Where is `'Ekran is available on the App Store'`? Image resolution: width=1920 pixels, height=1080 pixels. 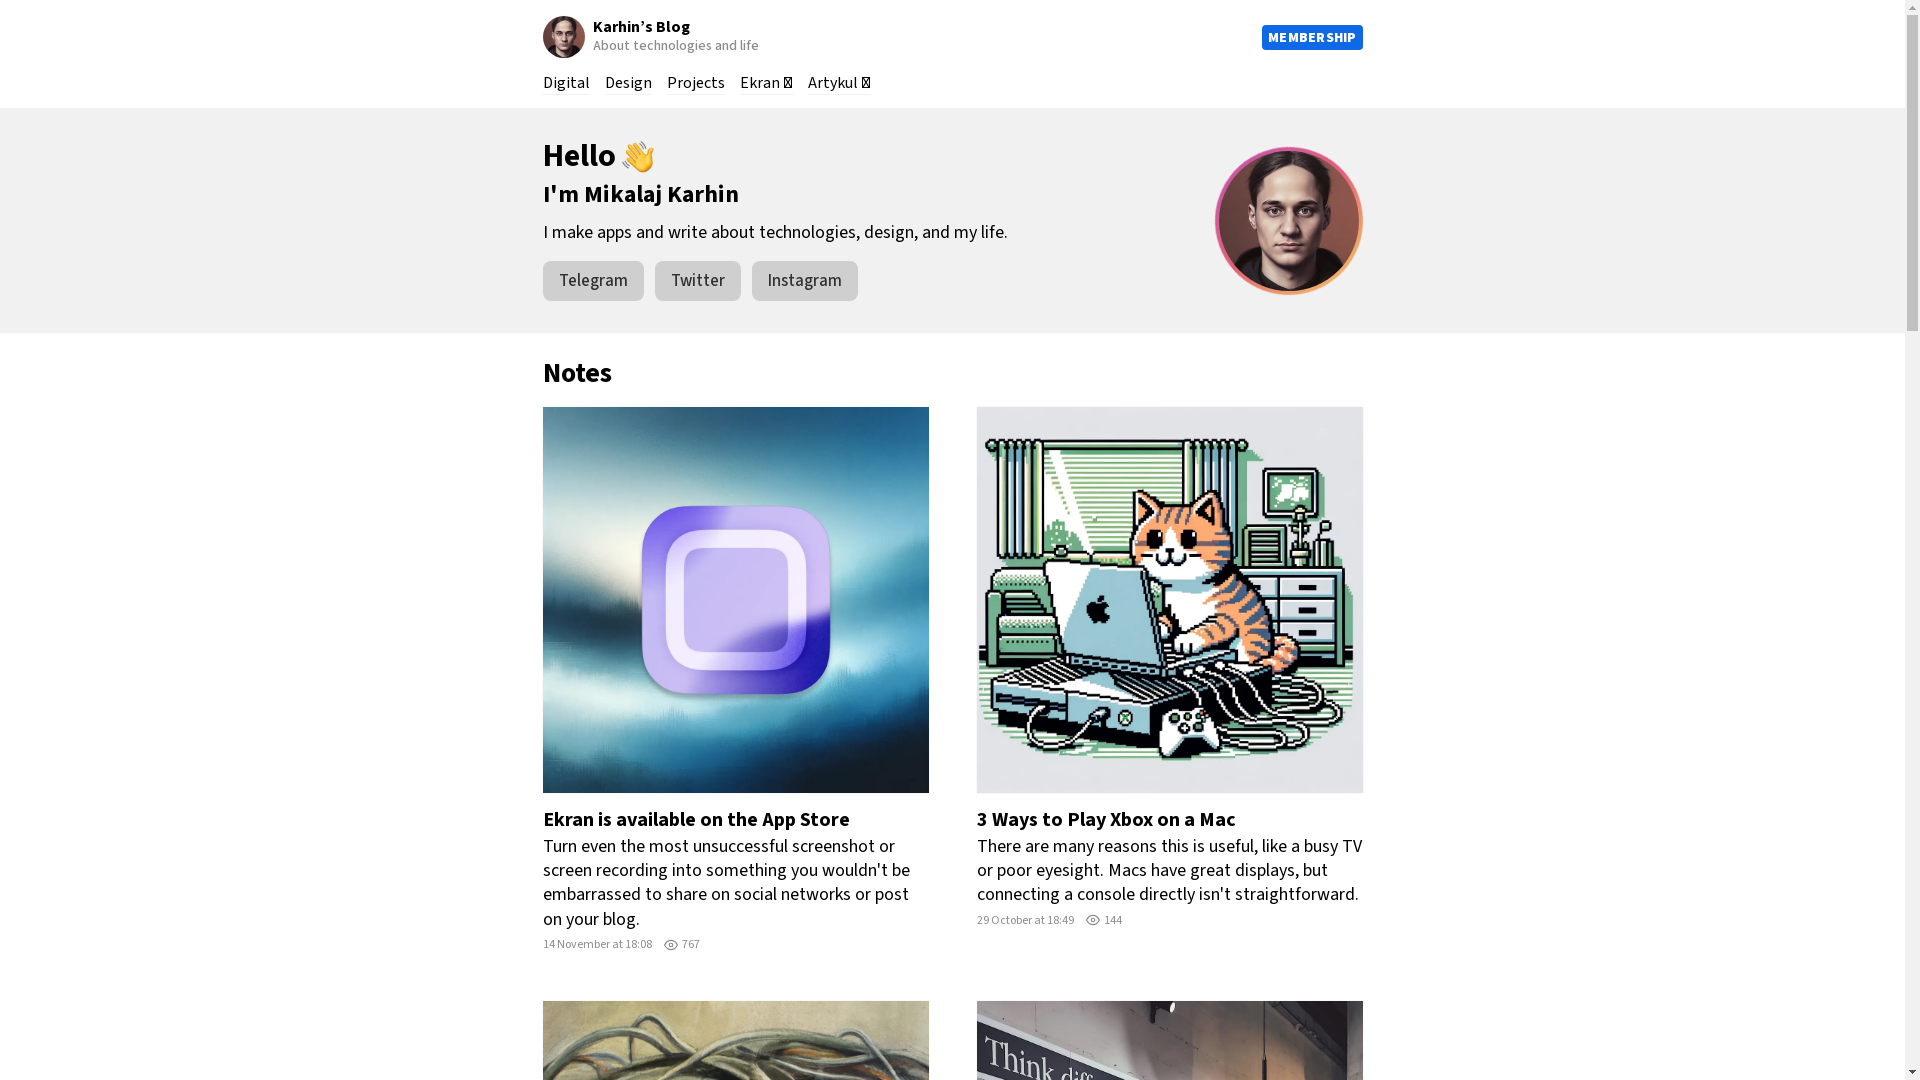 'Ekran is available on the App Store' is located at coordinates (733, 678).